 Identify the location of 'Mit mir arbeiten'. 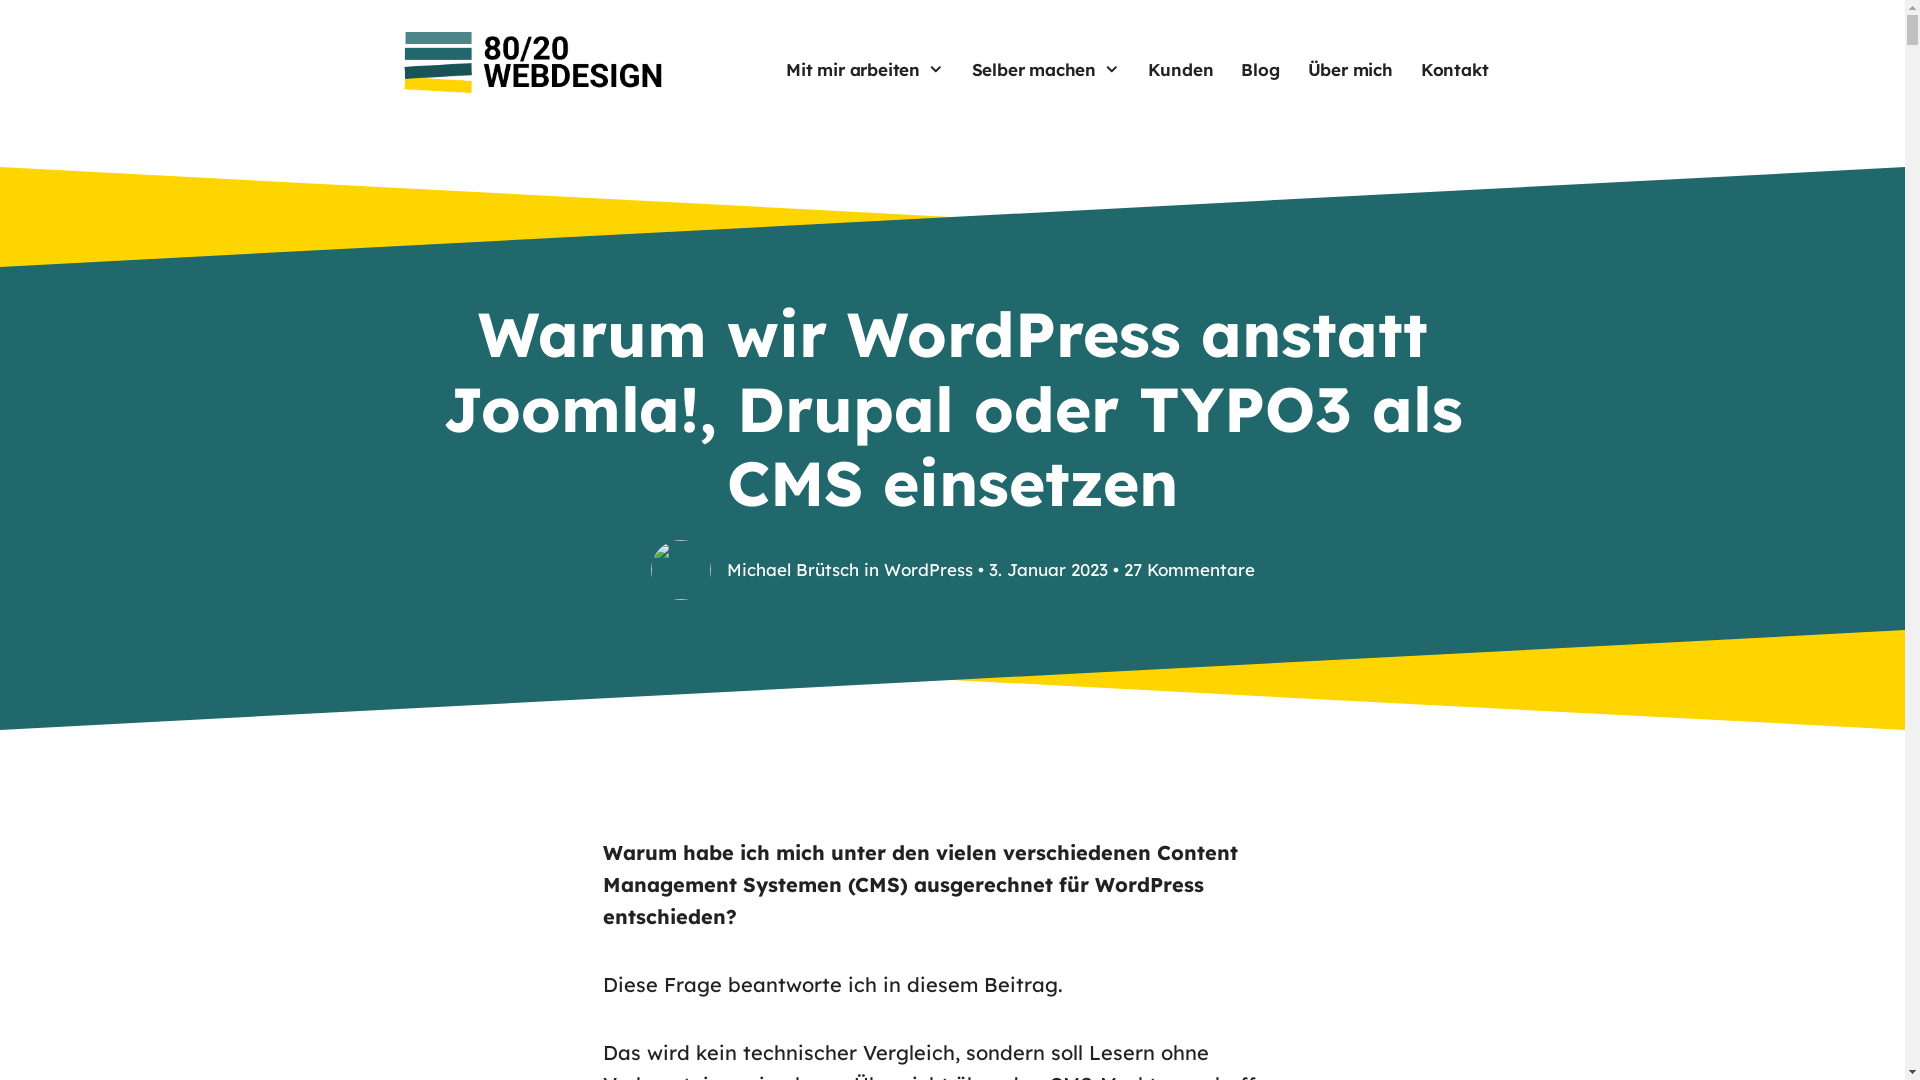
(864, 68).